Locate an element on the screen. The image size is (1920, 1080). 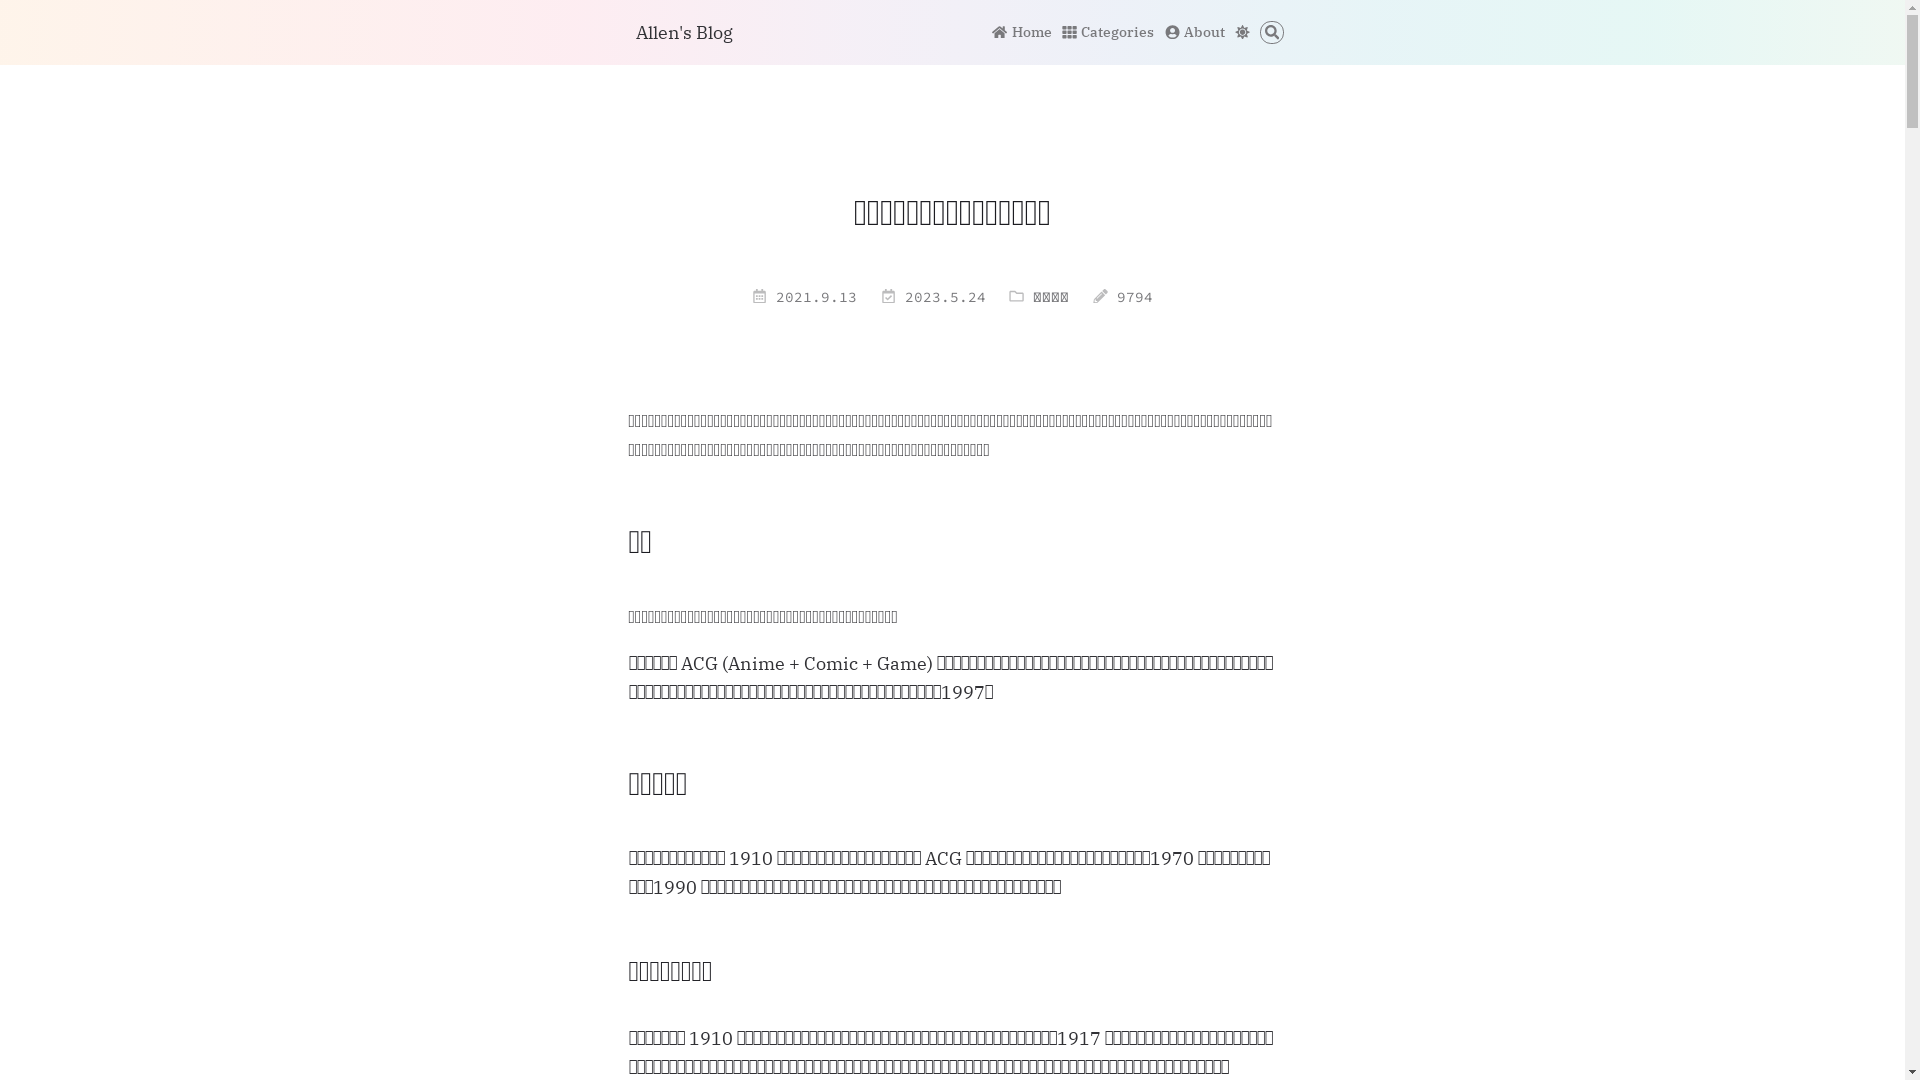
'Categories' is located at coordinates (1107, 31).